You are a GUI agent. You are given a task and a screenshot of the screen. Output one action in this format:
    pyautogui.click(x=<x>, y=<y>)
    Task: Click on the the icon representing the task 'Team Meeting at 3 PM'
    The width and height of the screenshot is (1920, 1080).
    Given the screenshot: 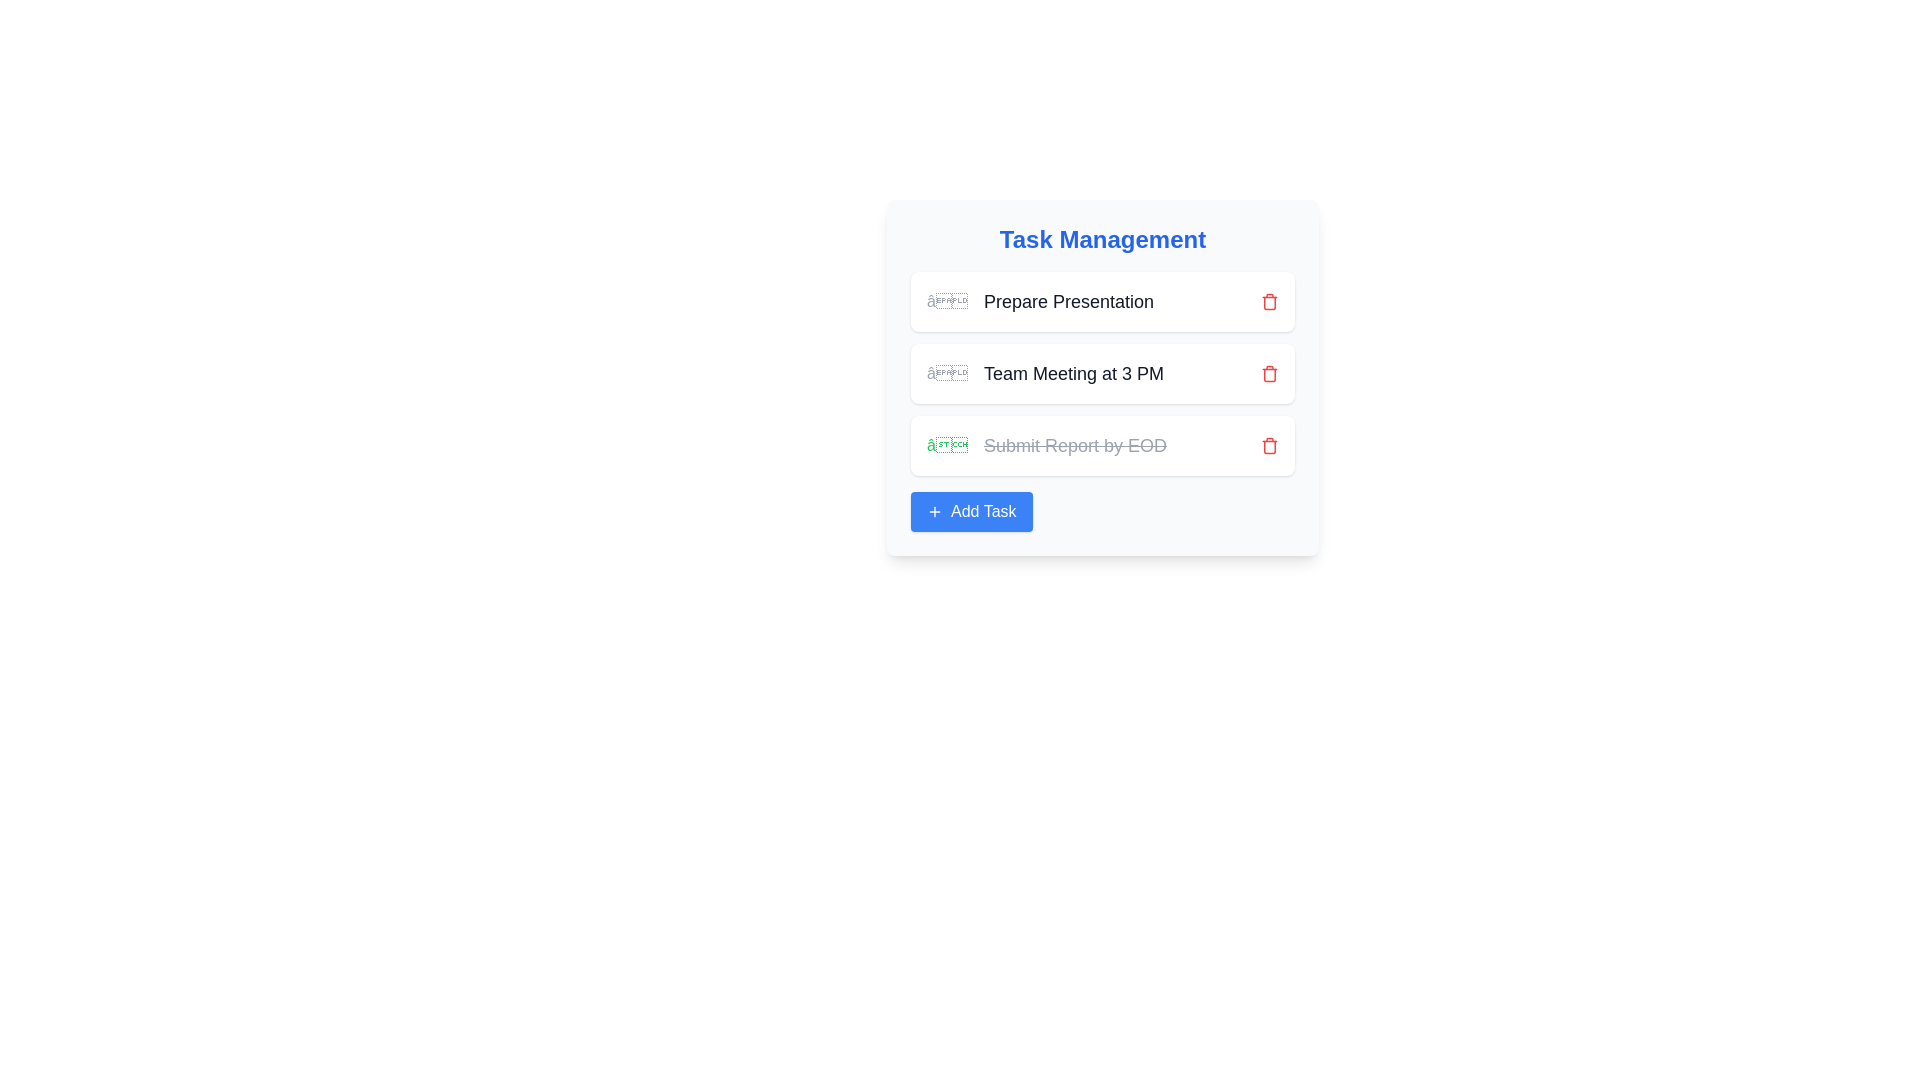 What is the action you would take?
    pyautogui.click(x=946, y=374)
    